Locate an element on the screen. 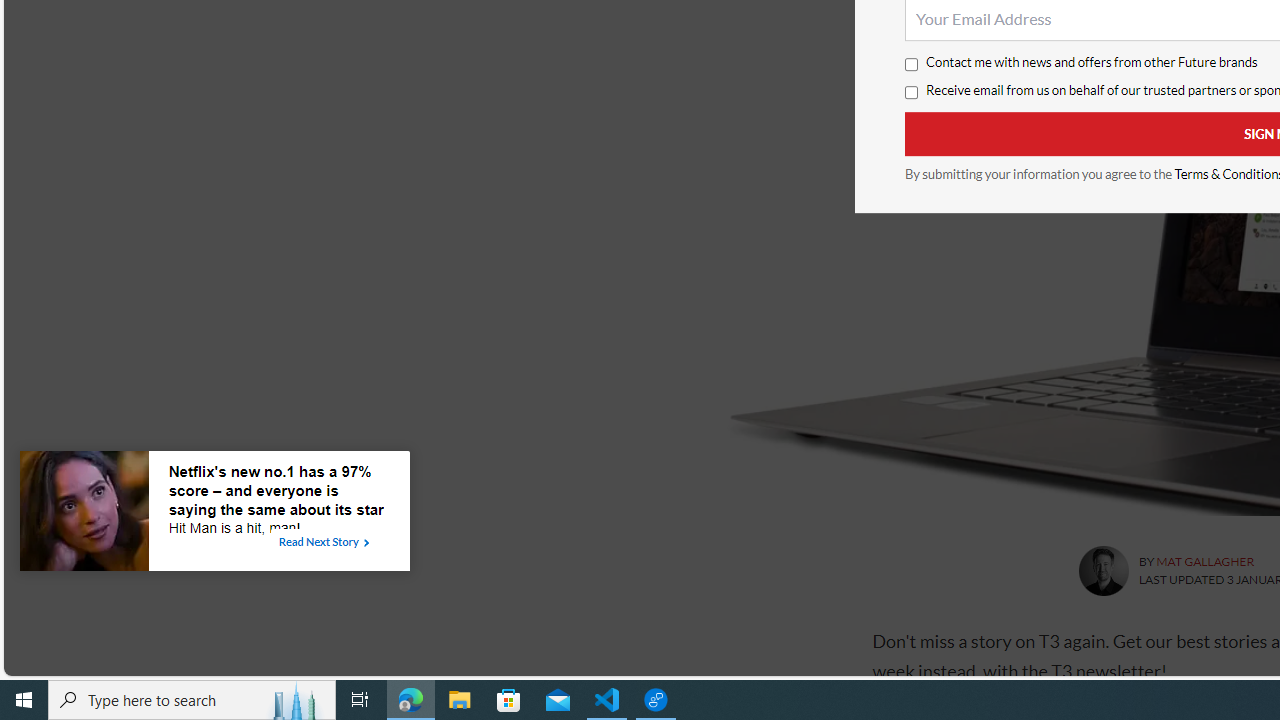 The height and width of the screenshot is (720, 1280). 'MAT GALLAGHER' is located at coordinates (1204, 561).